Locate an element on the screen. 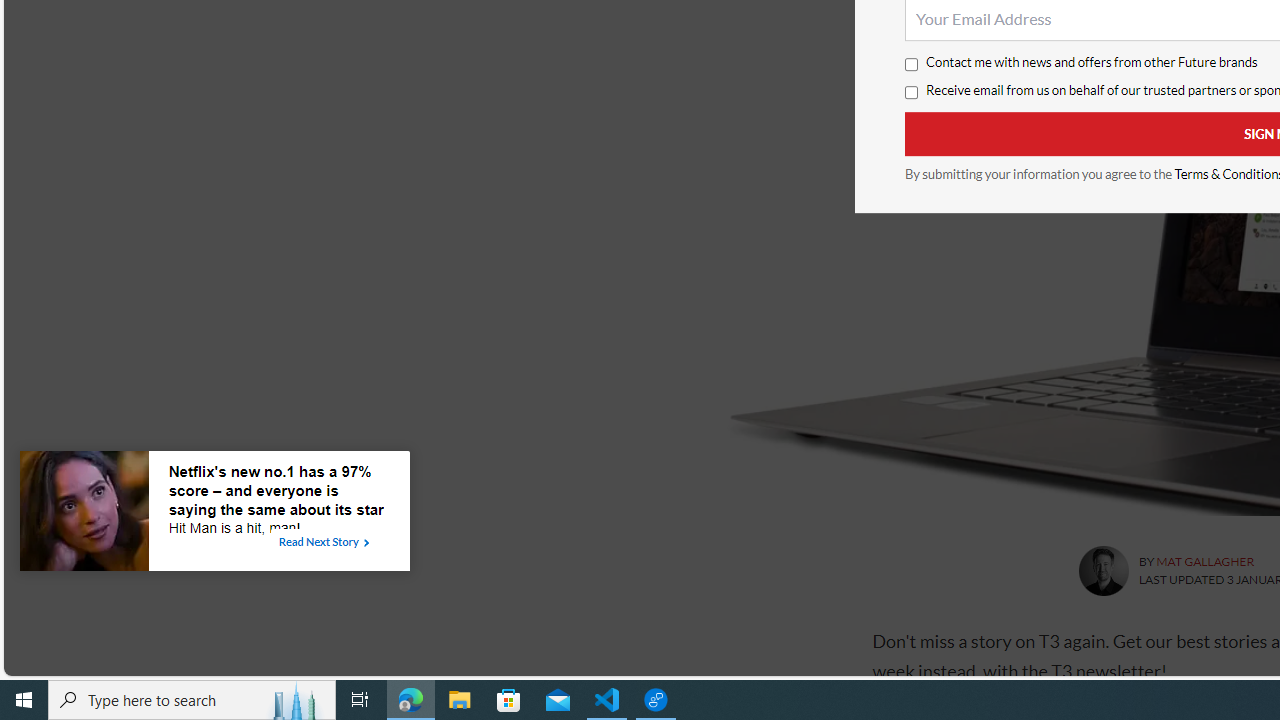 The height and width of the screenshot is (720, 1280). 'MAT GALLAGHER' is located at coordinates (1204, 561).